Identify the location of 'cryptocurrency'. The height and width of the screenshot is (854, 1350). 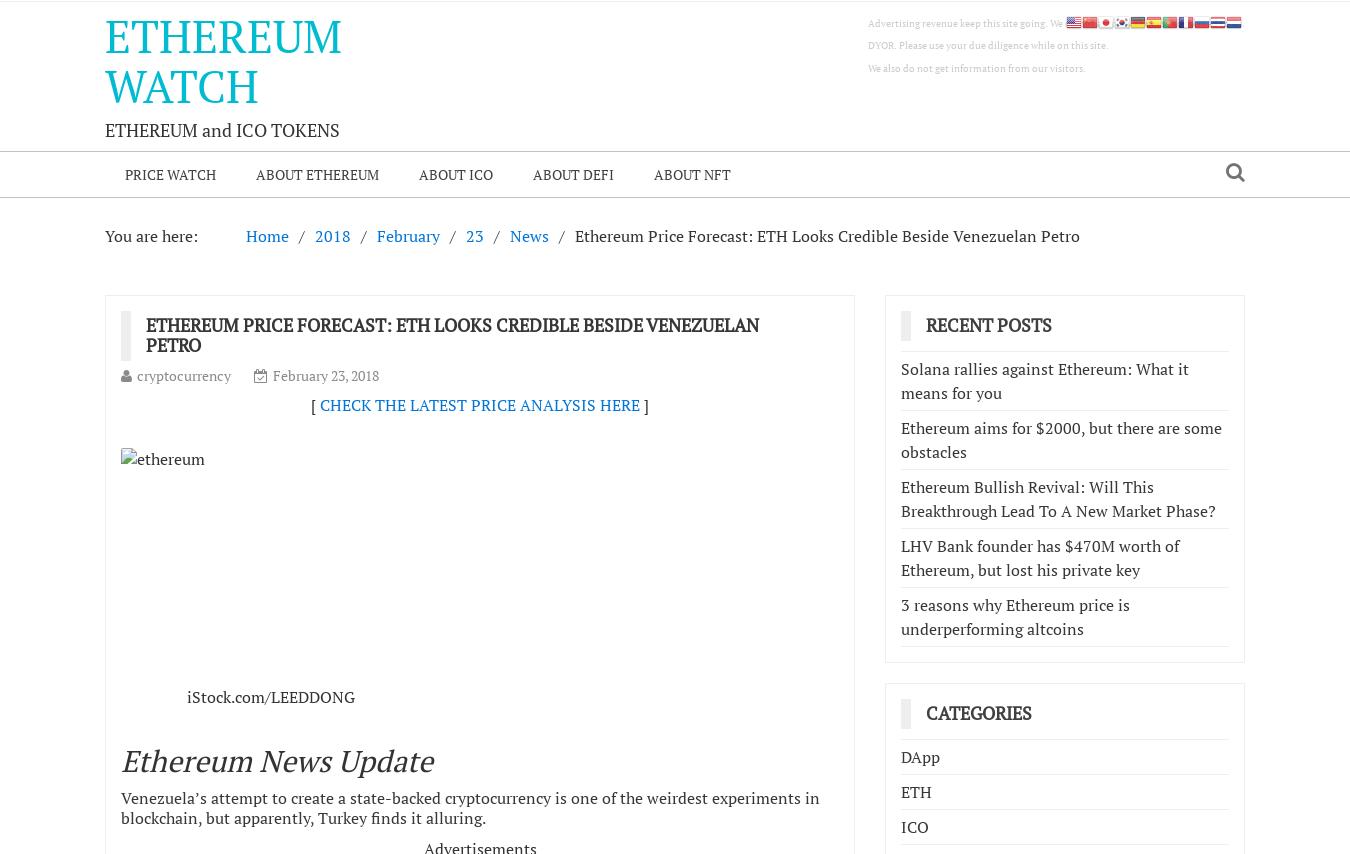
(184, 373).